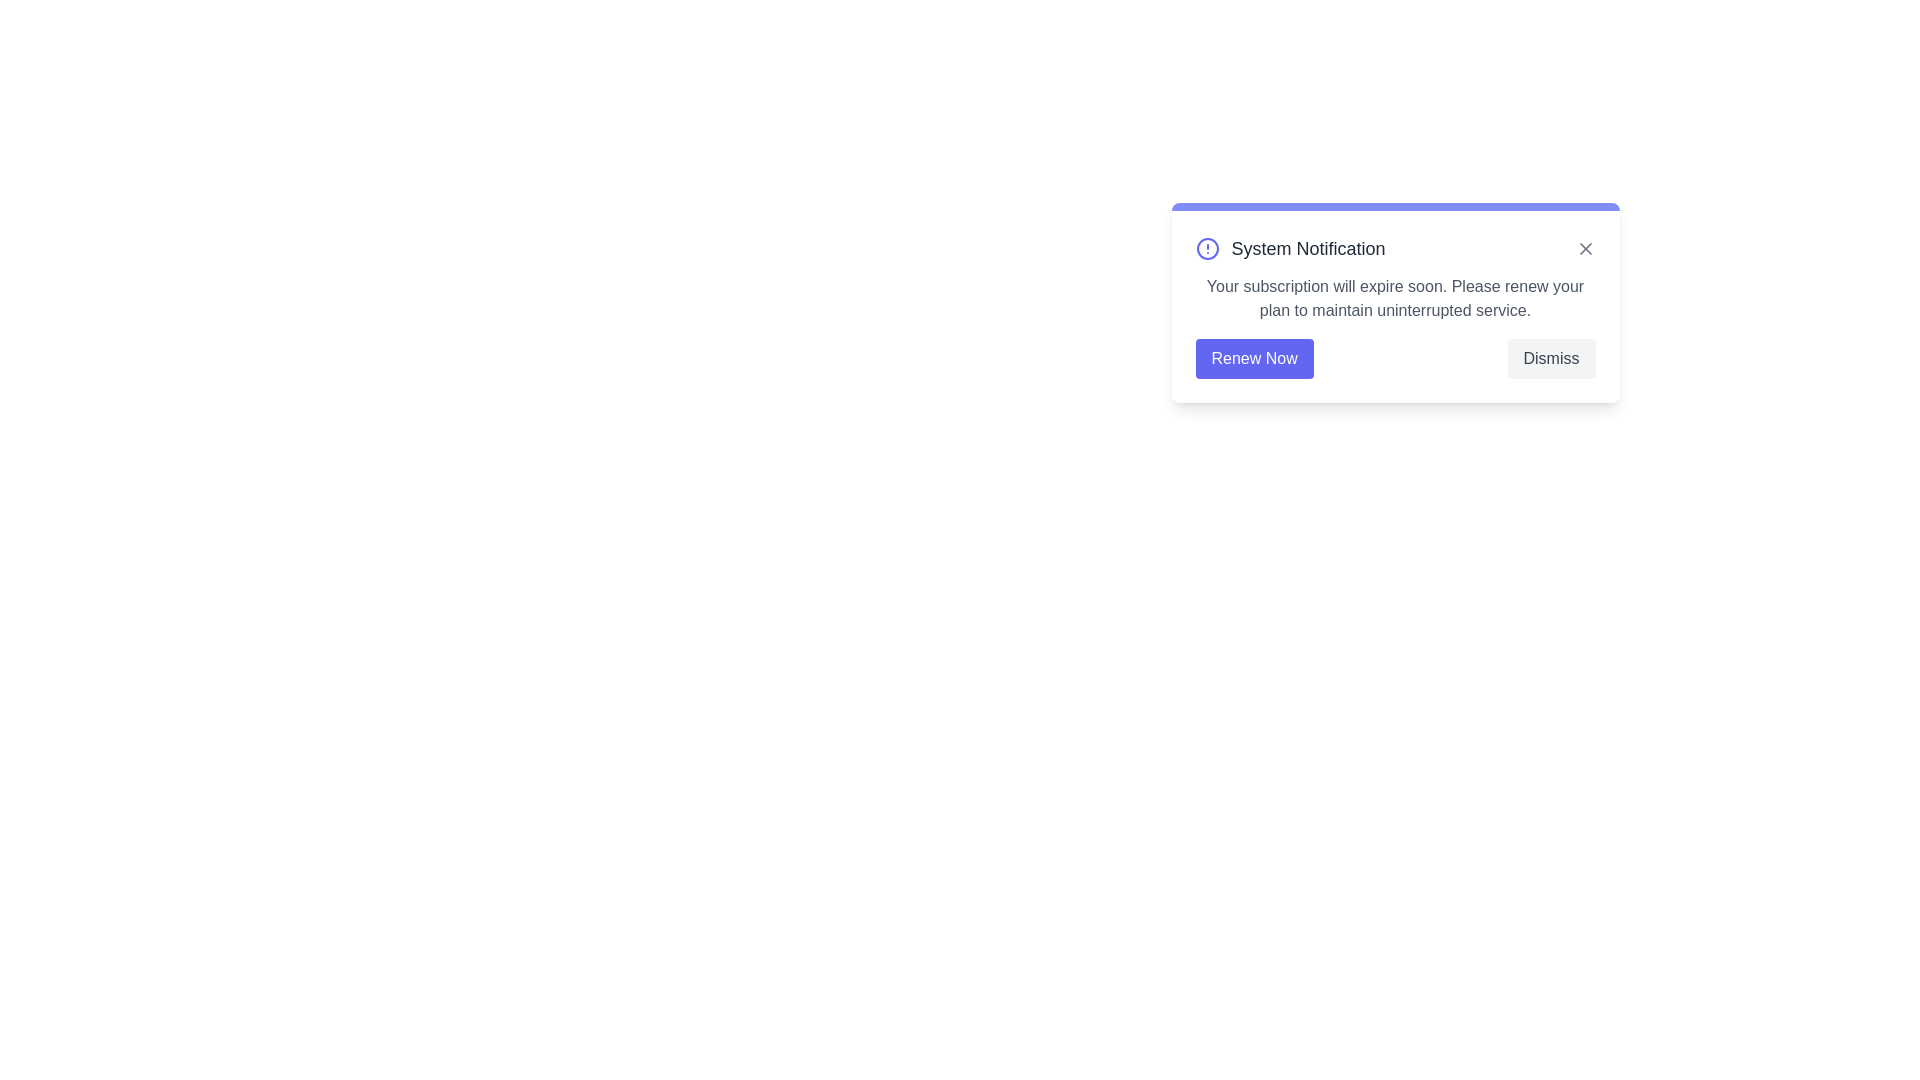 This screenshot has width=1920, height=1080. Describe the element at coordinates (1550, 357) in the screenshot. I see `the 'Dismiss' button to dismiss the notification` at that location.